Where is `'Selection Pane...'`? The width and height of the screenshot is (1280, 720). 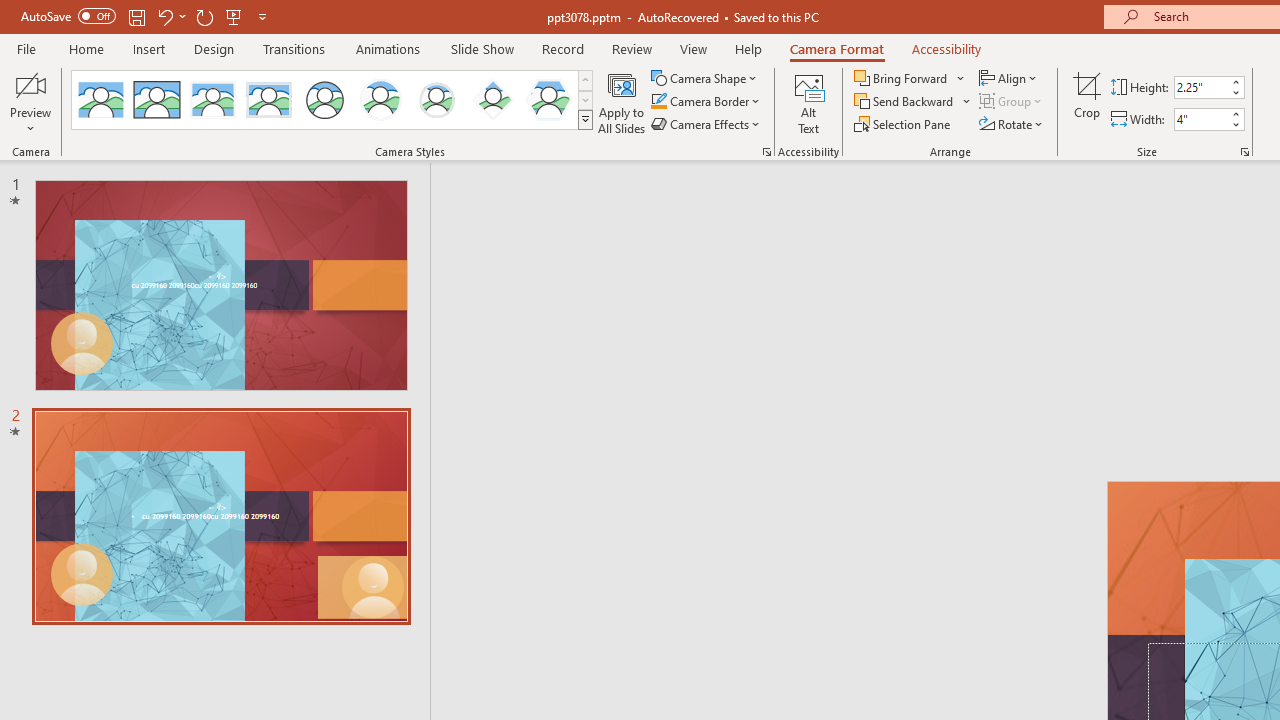
'Selection Pane...' is located at coordinates (903, 124).